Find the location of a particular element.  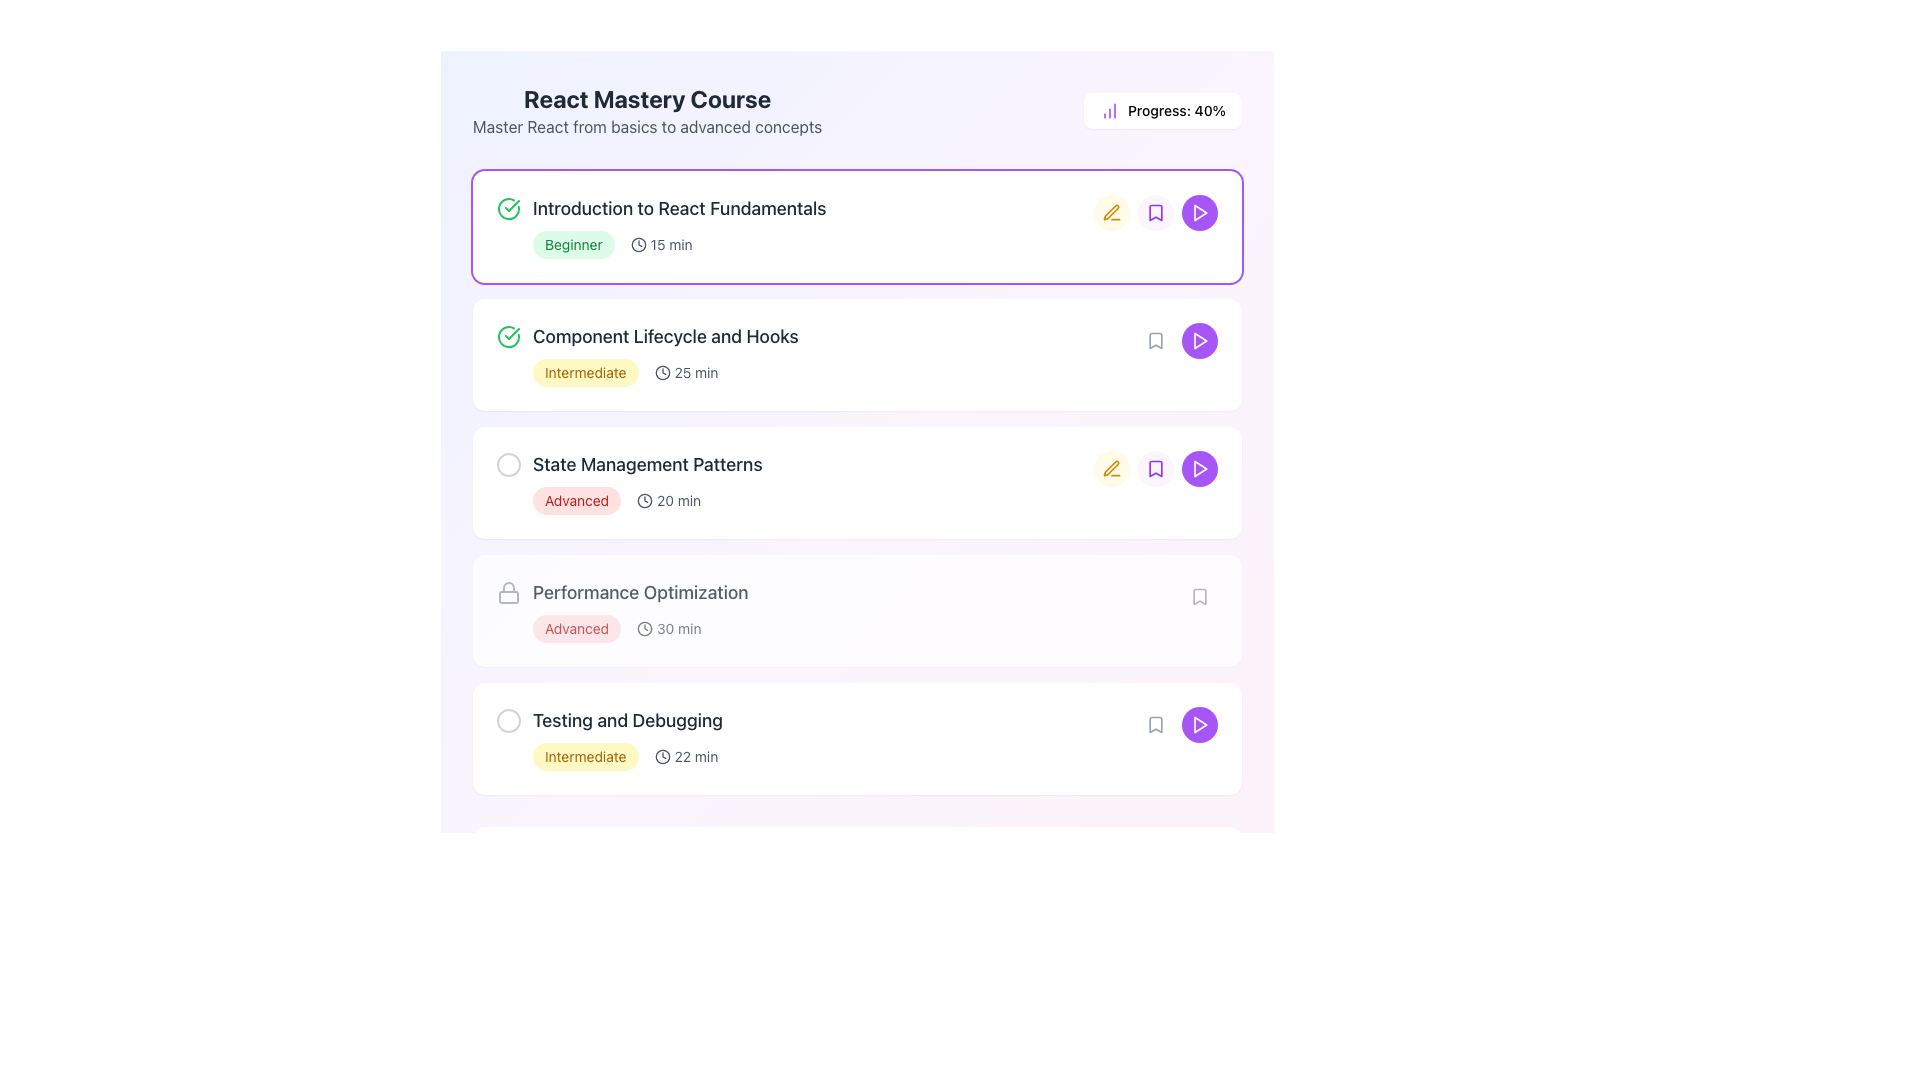

the clock icon indicating time, which is positioned to the left of the '22 min' text label in the 'Testing and Debugging' card is located at coordinates (662, 756).